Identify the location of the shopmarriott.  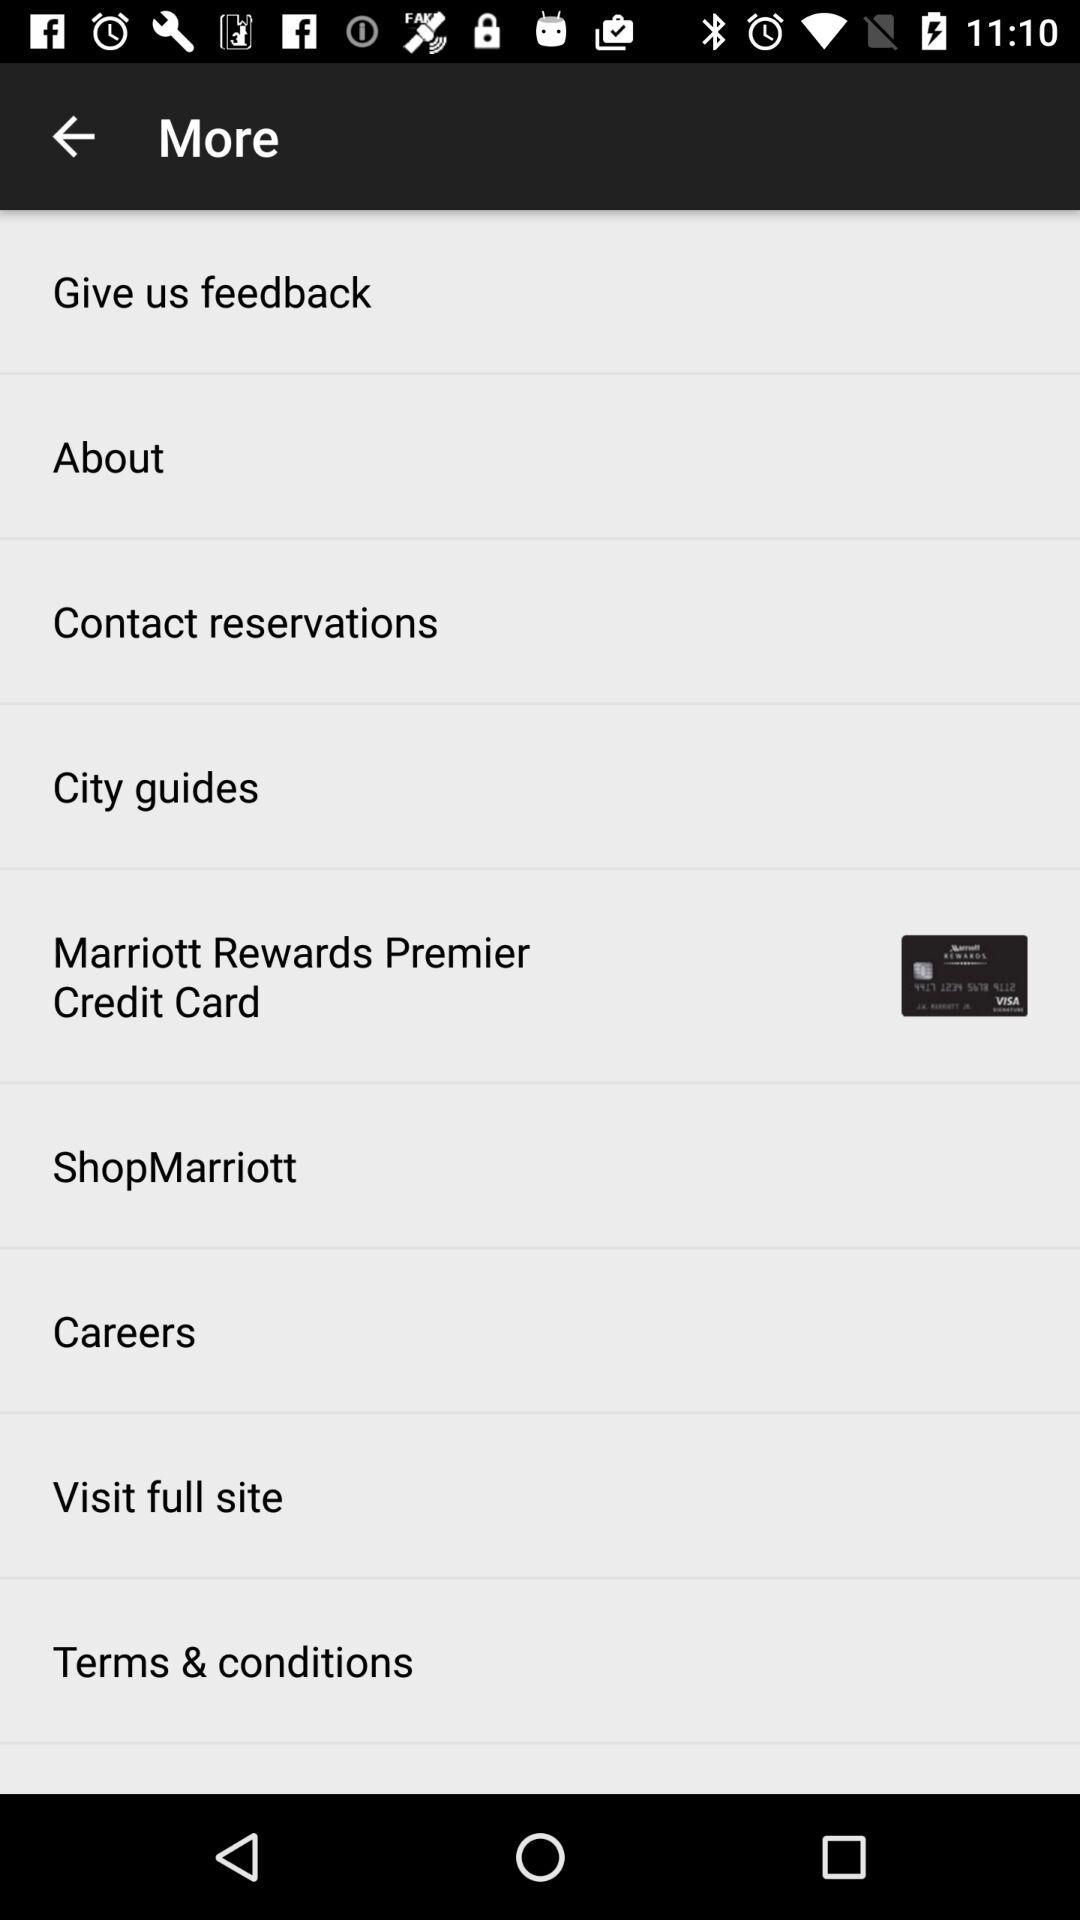
(173, 1165).